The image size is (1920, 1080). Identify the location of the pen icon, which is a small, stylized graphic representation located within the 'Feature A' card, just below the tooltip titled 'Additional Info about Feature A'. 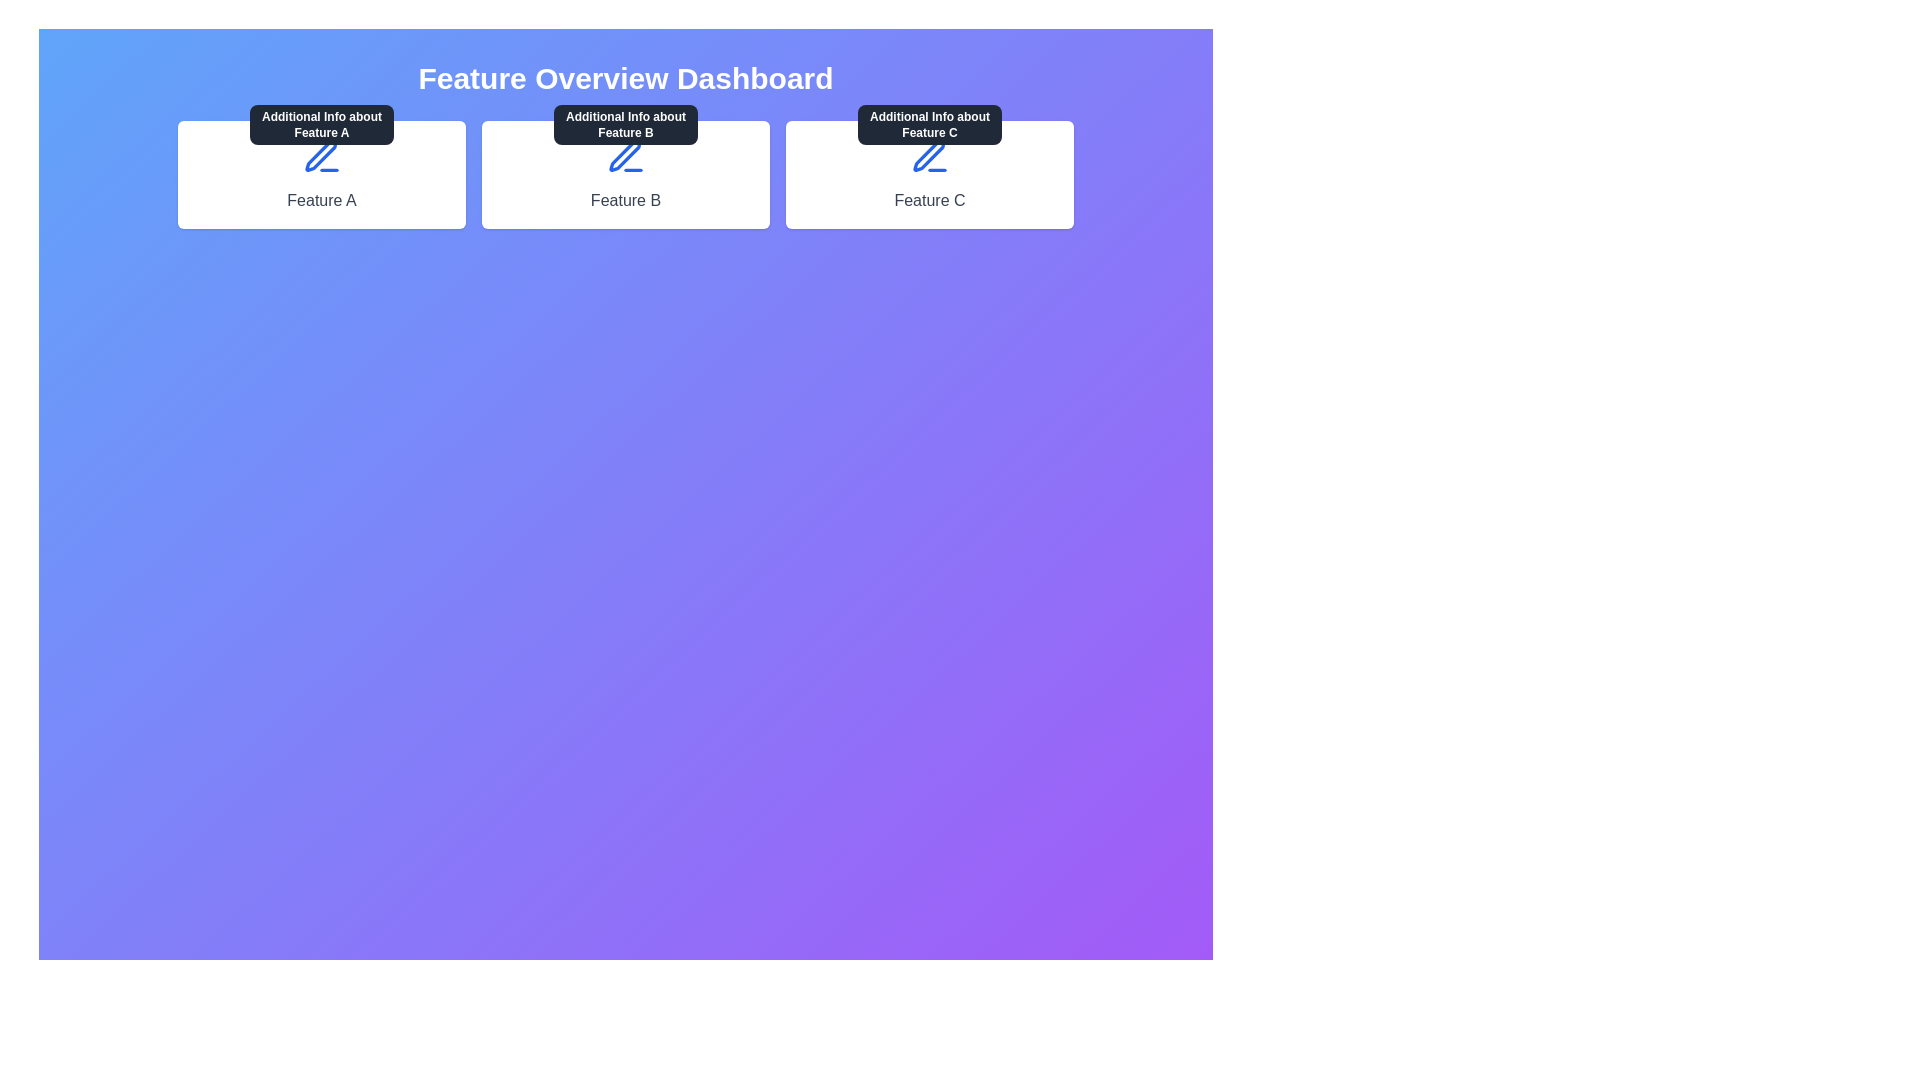
(321, 155).